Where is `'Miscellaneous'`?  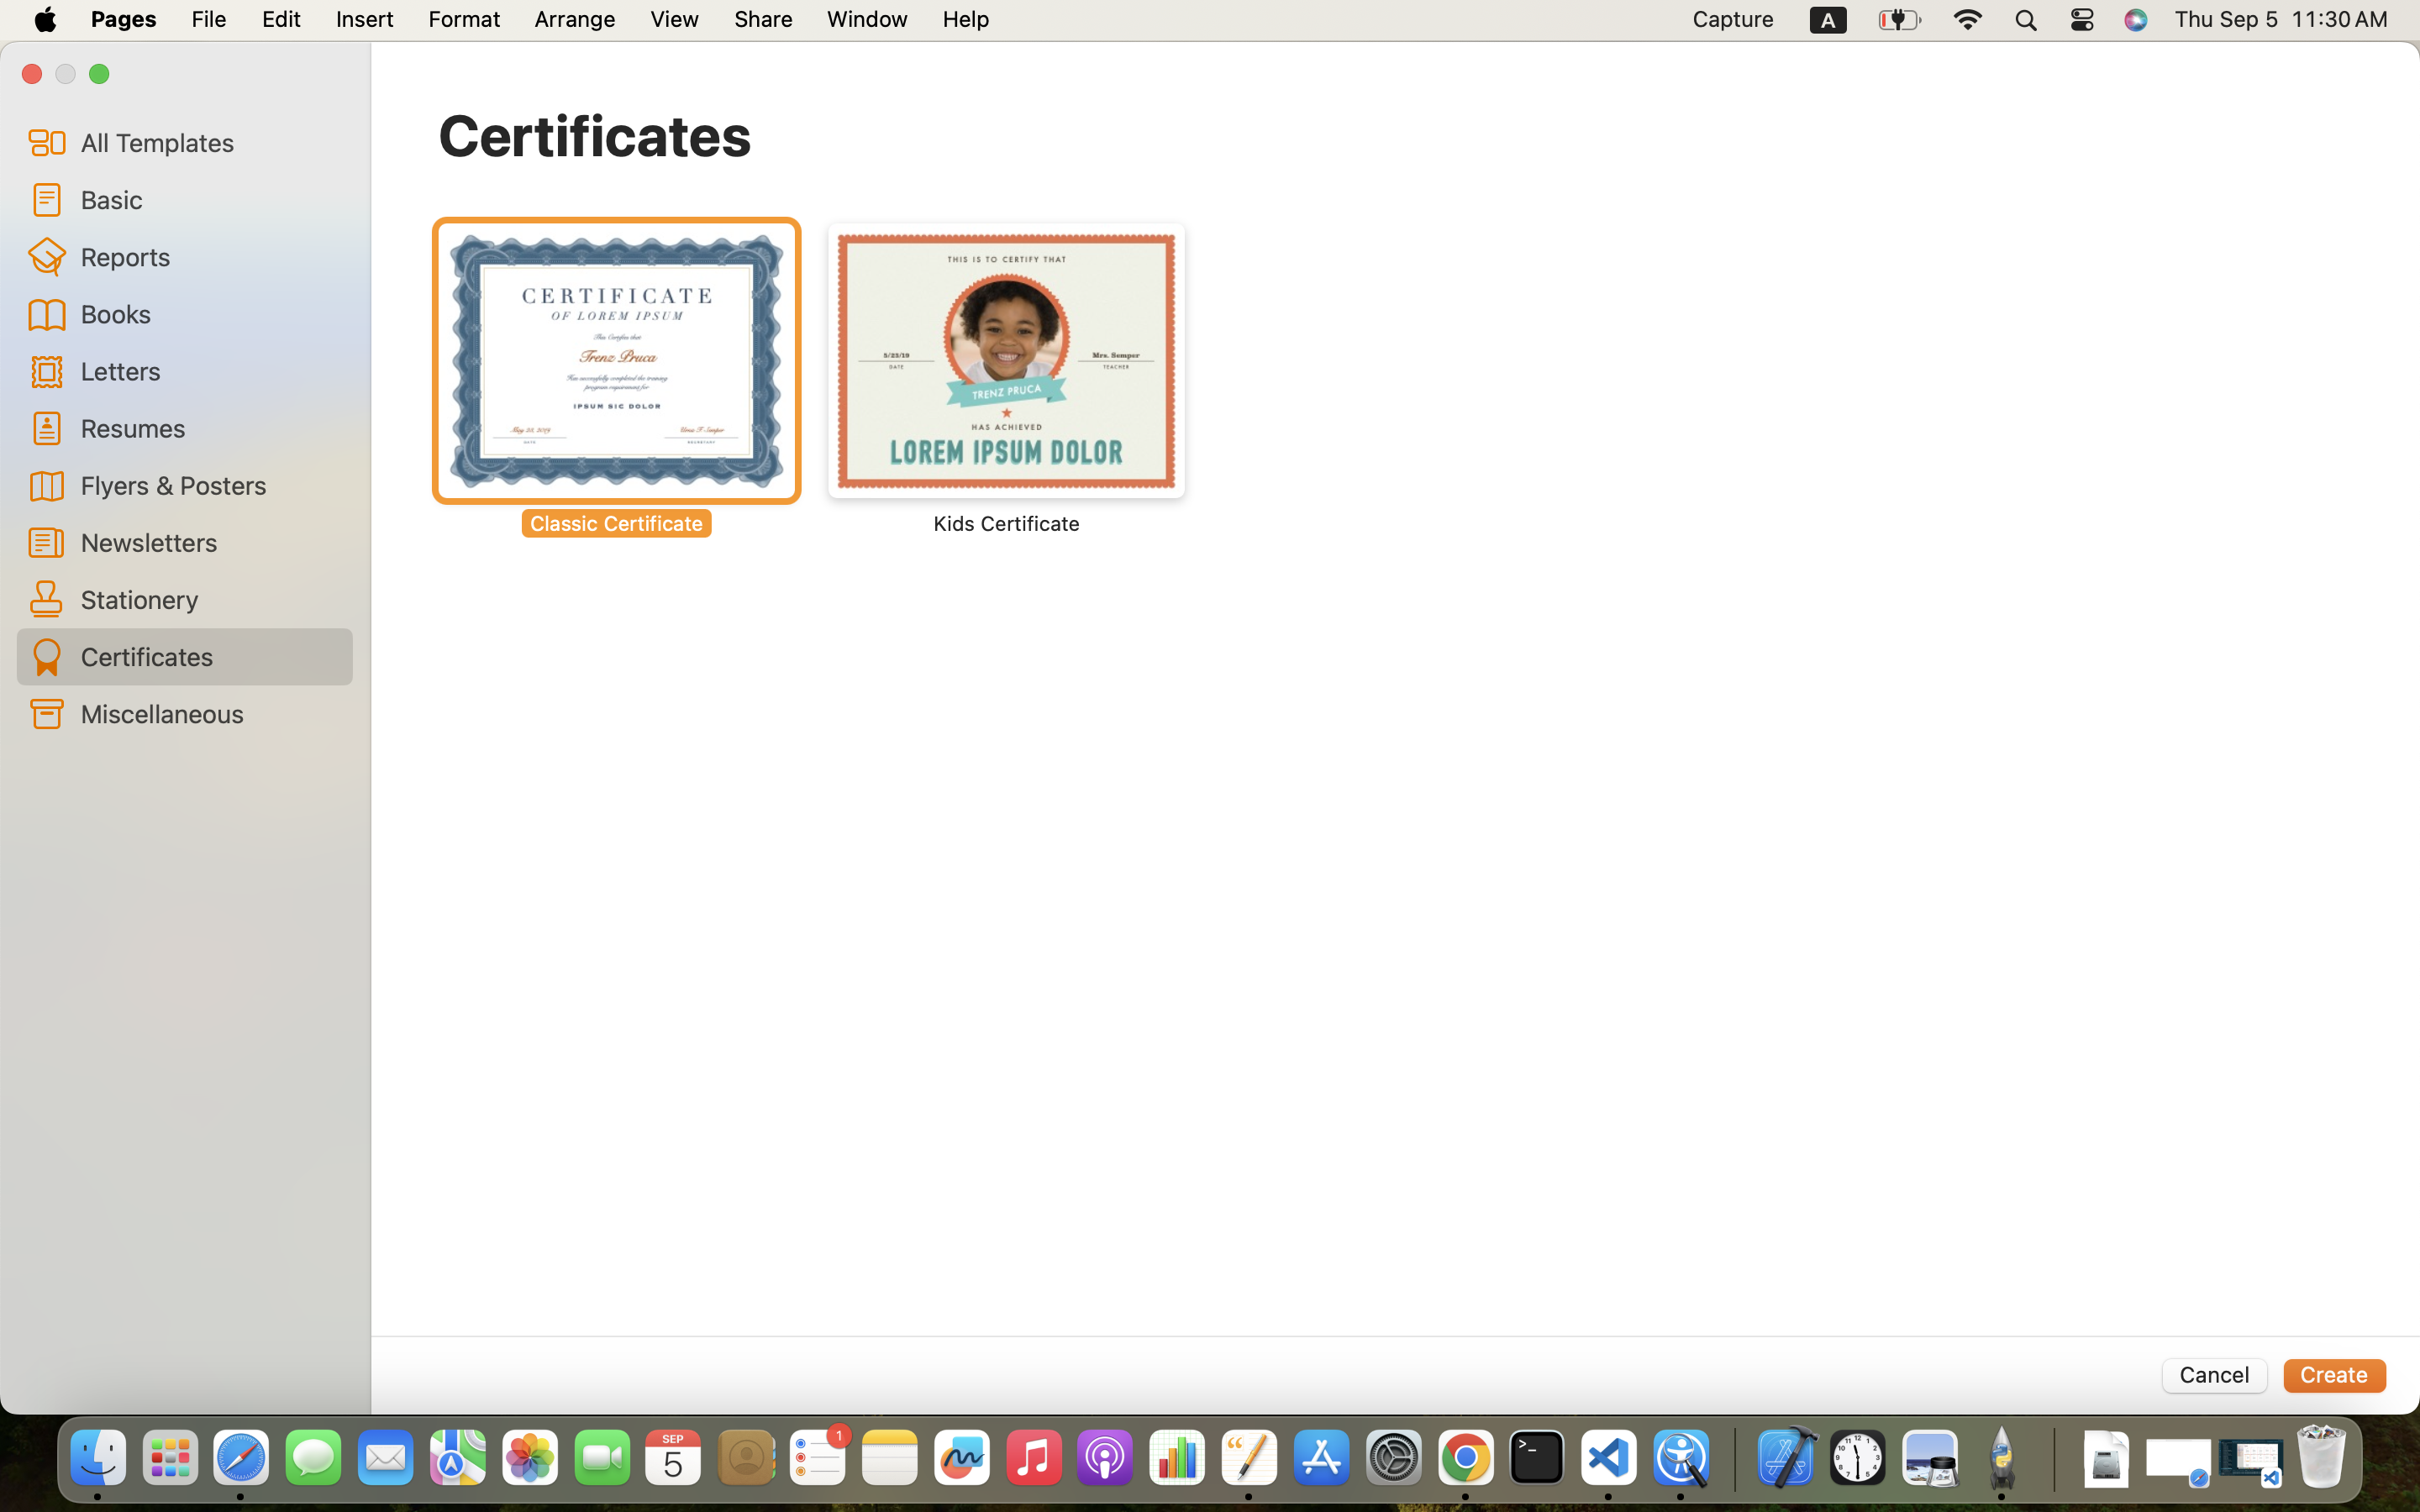 'Miscellaneous' is located at coordinates (208, 712).